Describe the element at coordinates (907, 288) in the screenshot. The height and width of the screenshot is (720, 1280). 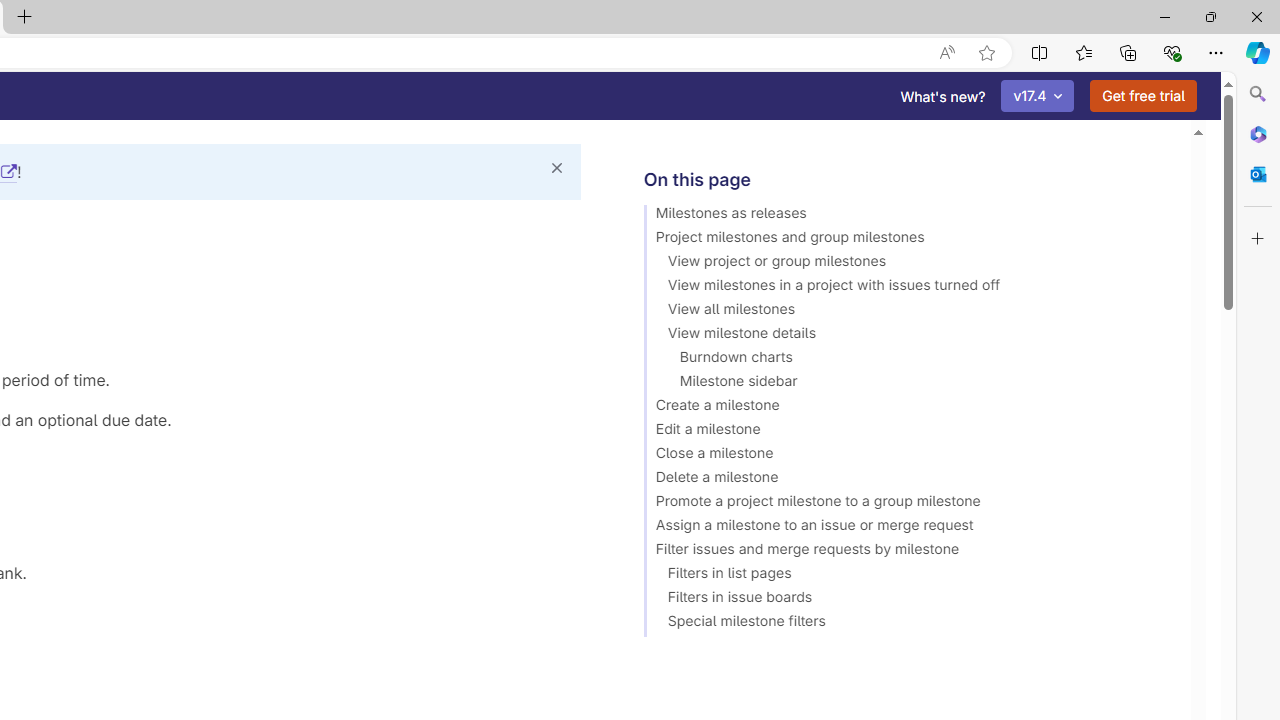
I see `'View milestones in a project with issues turned off'` at that location.